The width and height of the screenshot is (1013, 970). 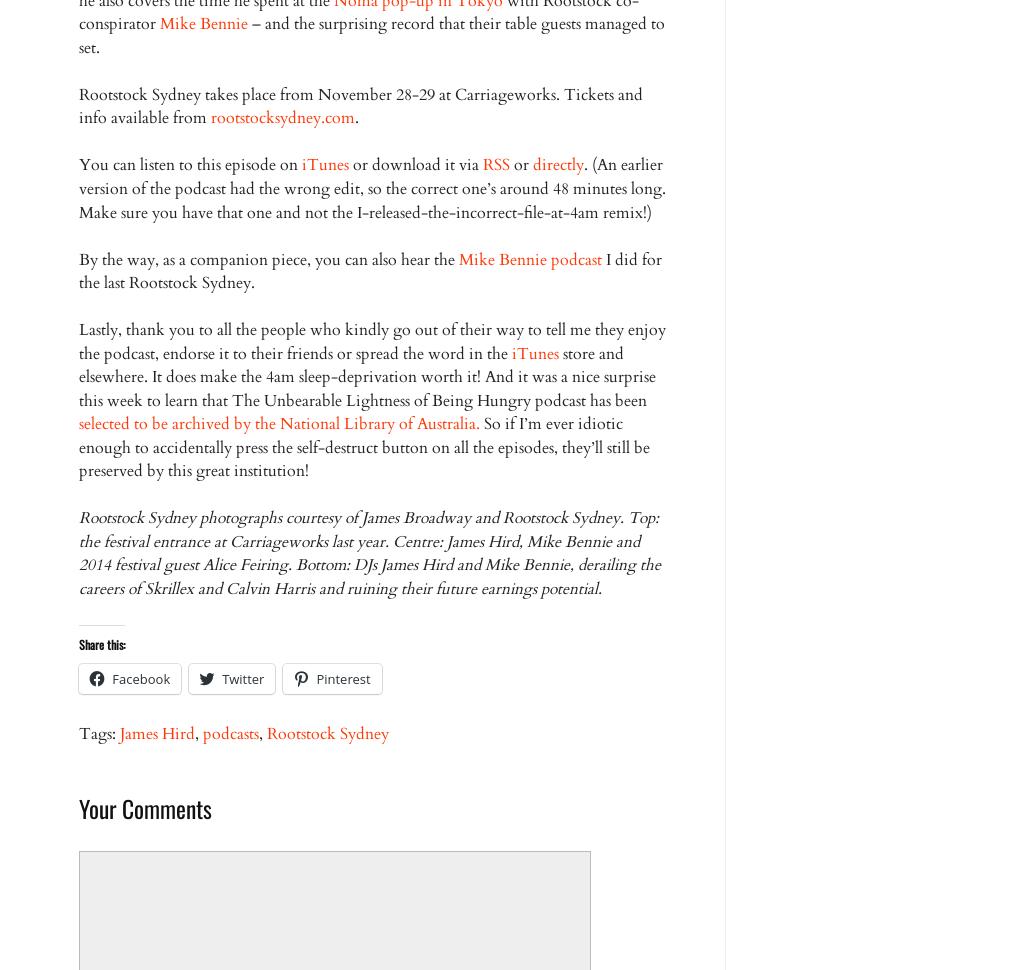 What do you see at coordinates (210, 117) in the screenshot?
I see `'rootstocksydney.com'` at bounding box center [210, 117].